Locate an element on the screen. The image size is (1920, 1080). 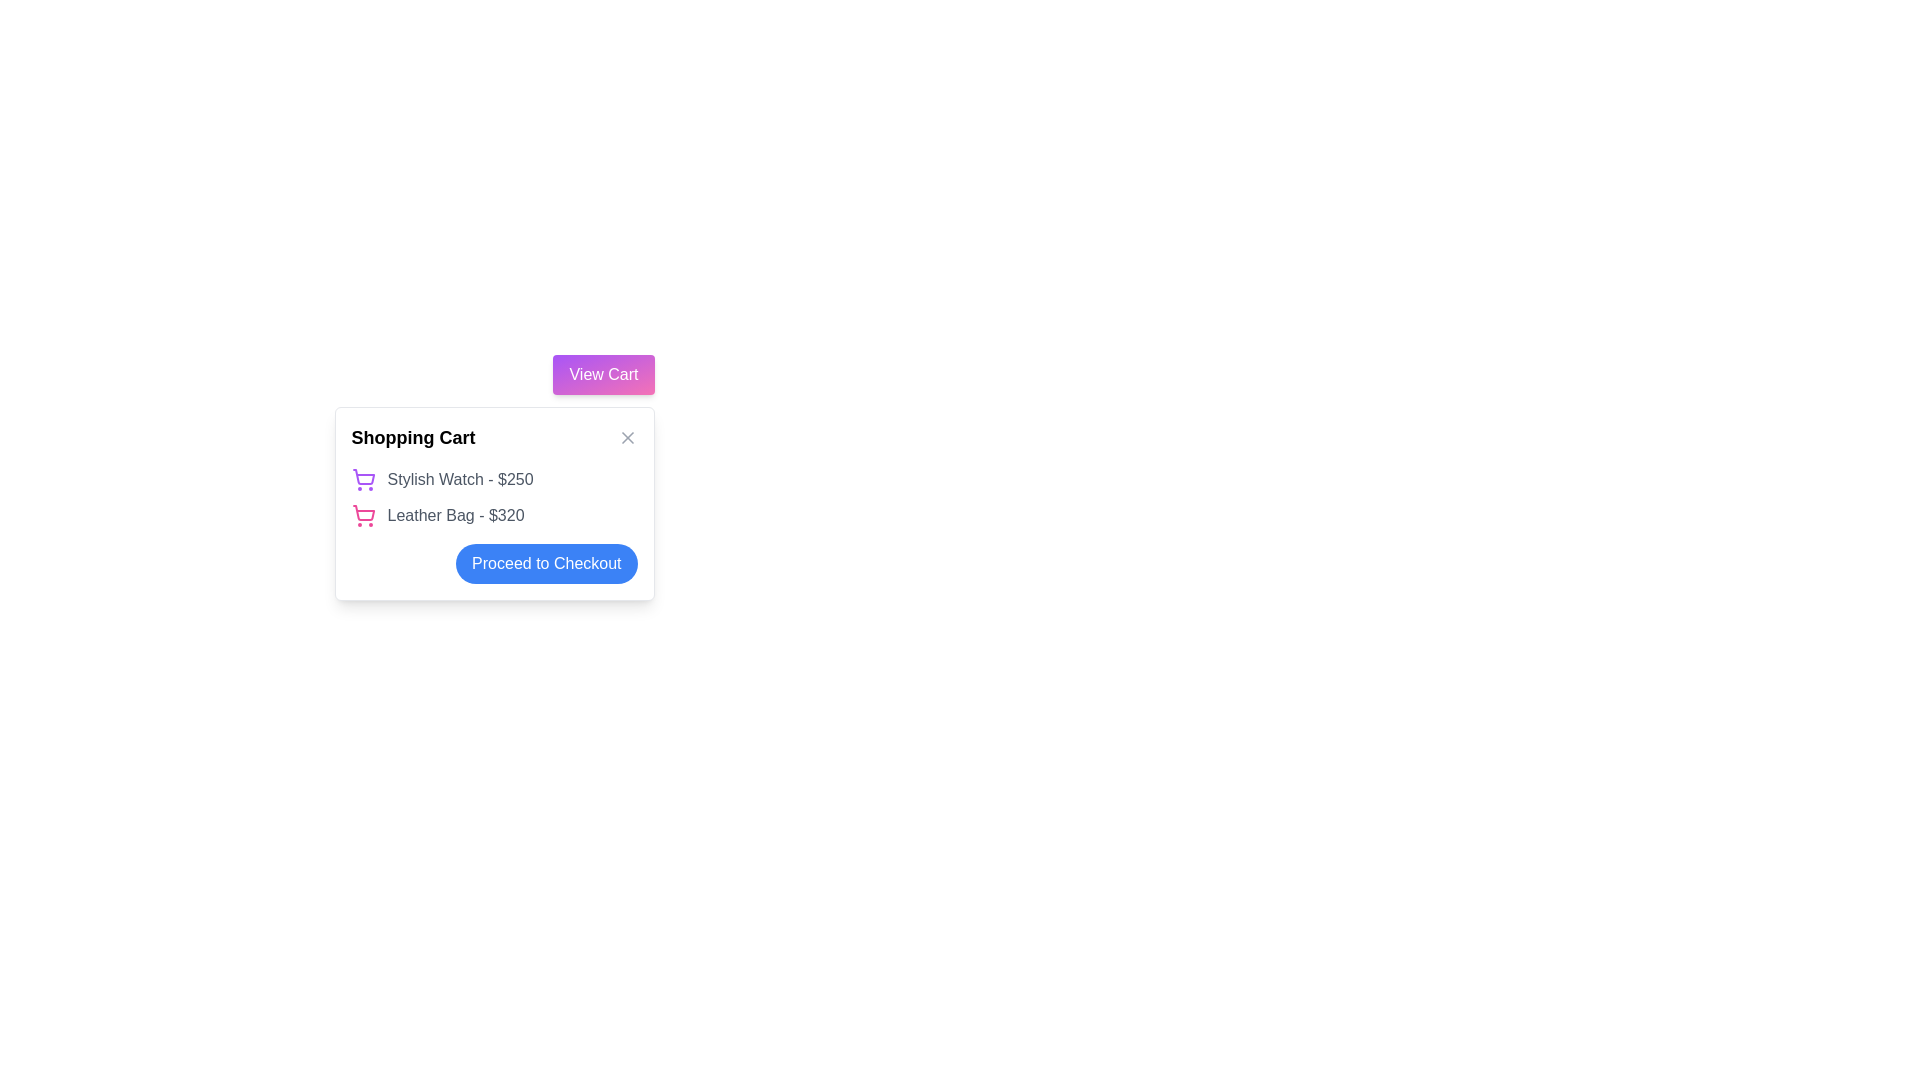
the text label displaying 'Stylish Watch - $250' in the shopping cart interface, positioned next to the purple shopping cart icon is located at coordinates (459, 479).